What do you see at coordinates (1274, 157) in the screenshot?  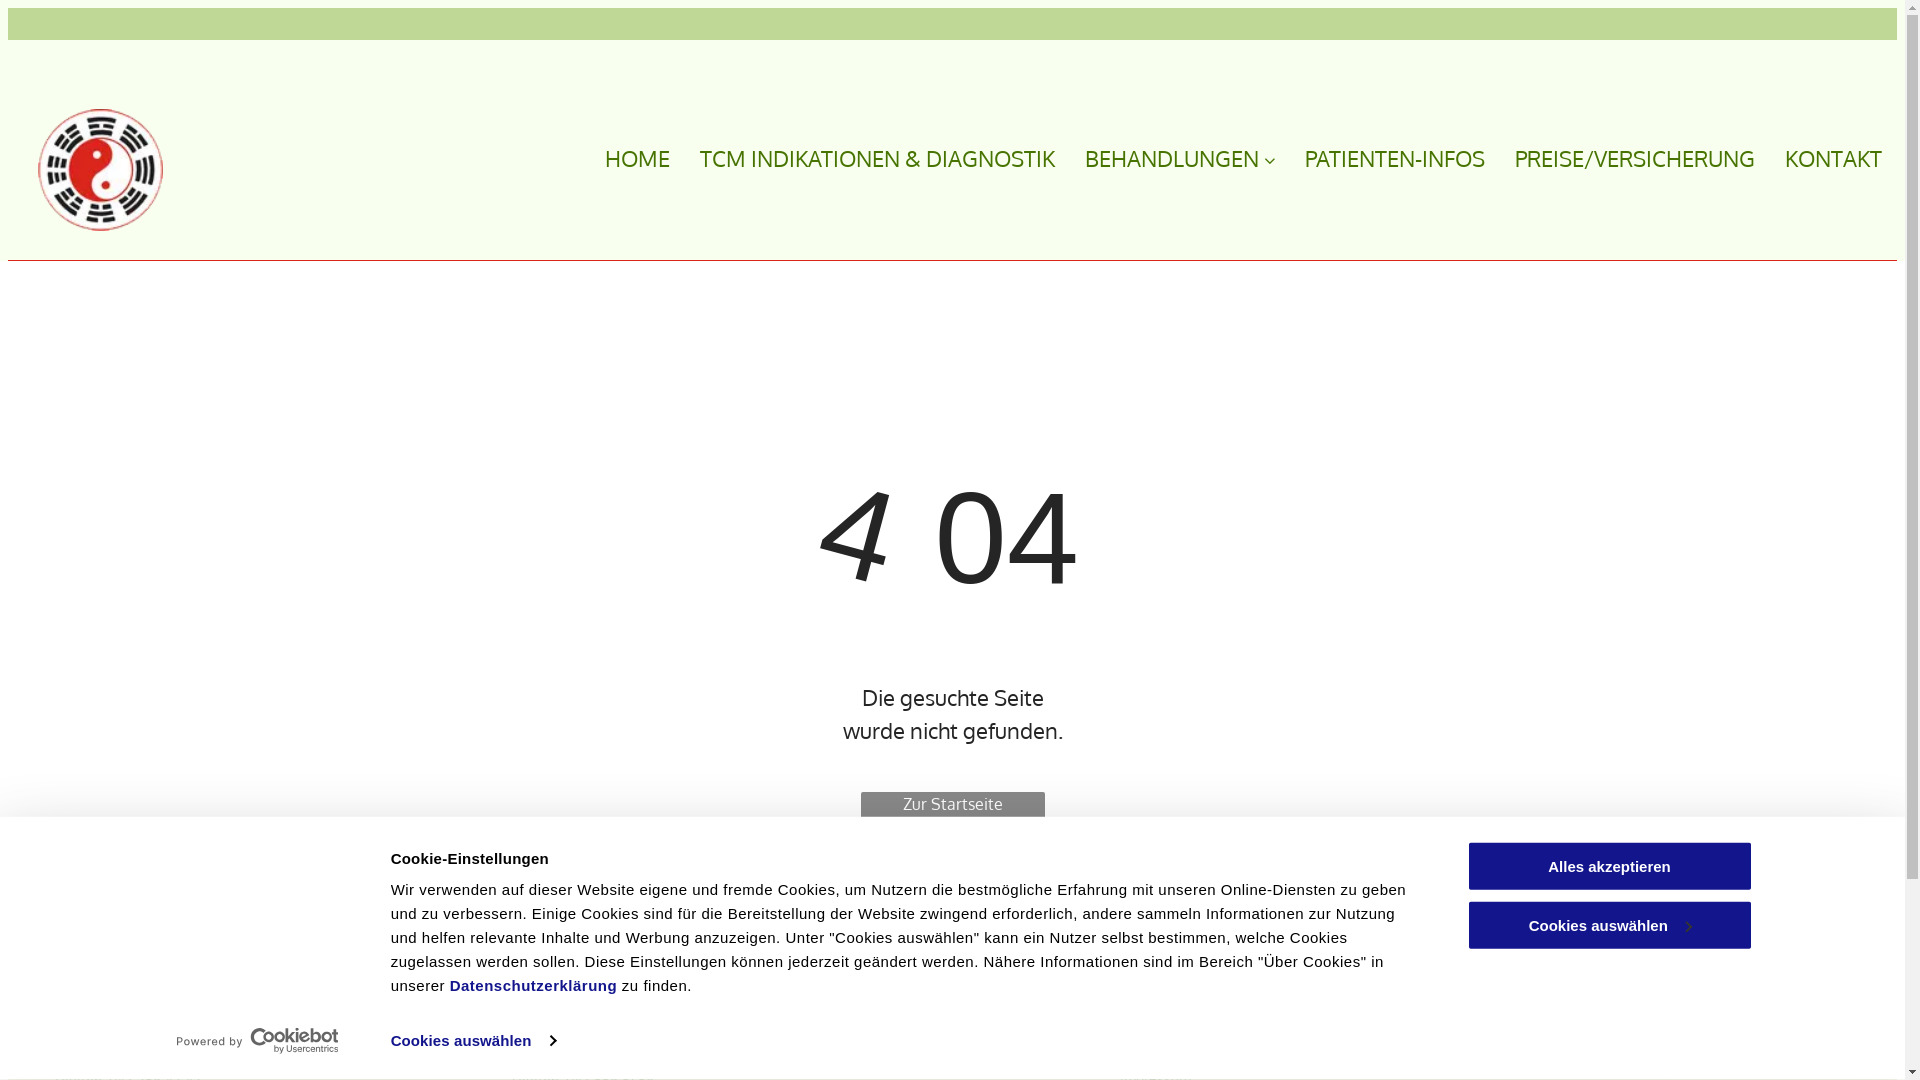 I see `'PATIENTEN-INFOS'` at bounding box center [1274, 157].